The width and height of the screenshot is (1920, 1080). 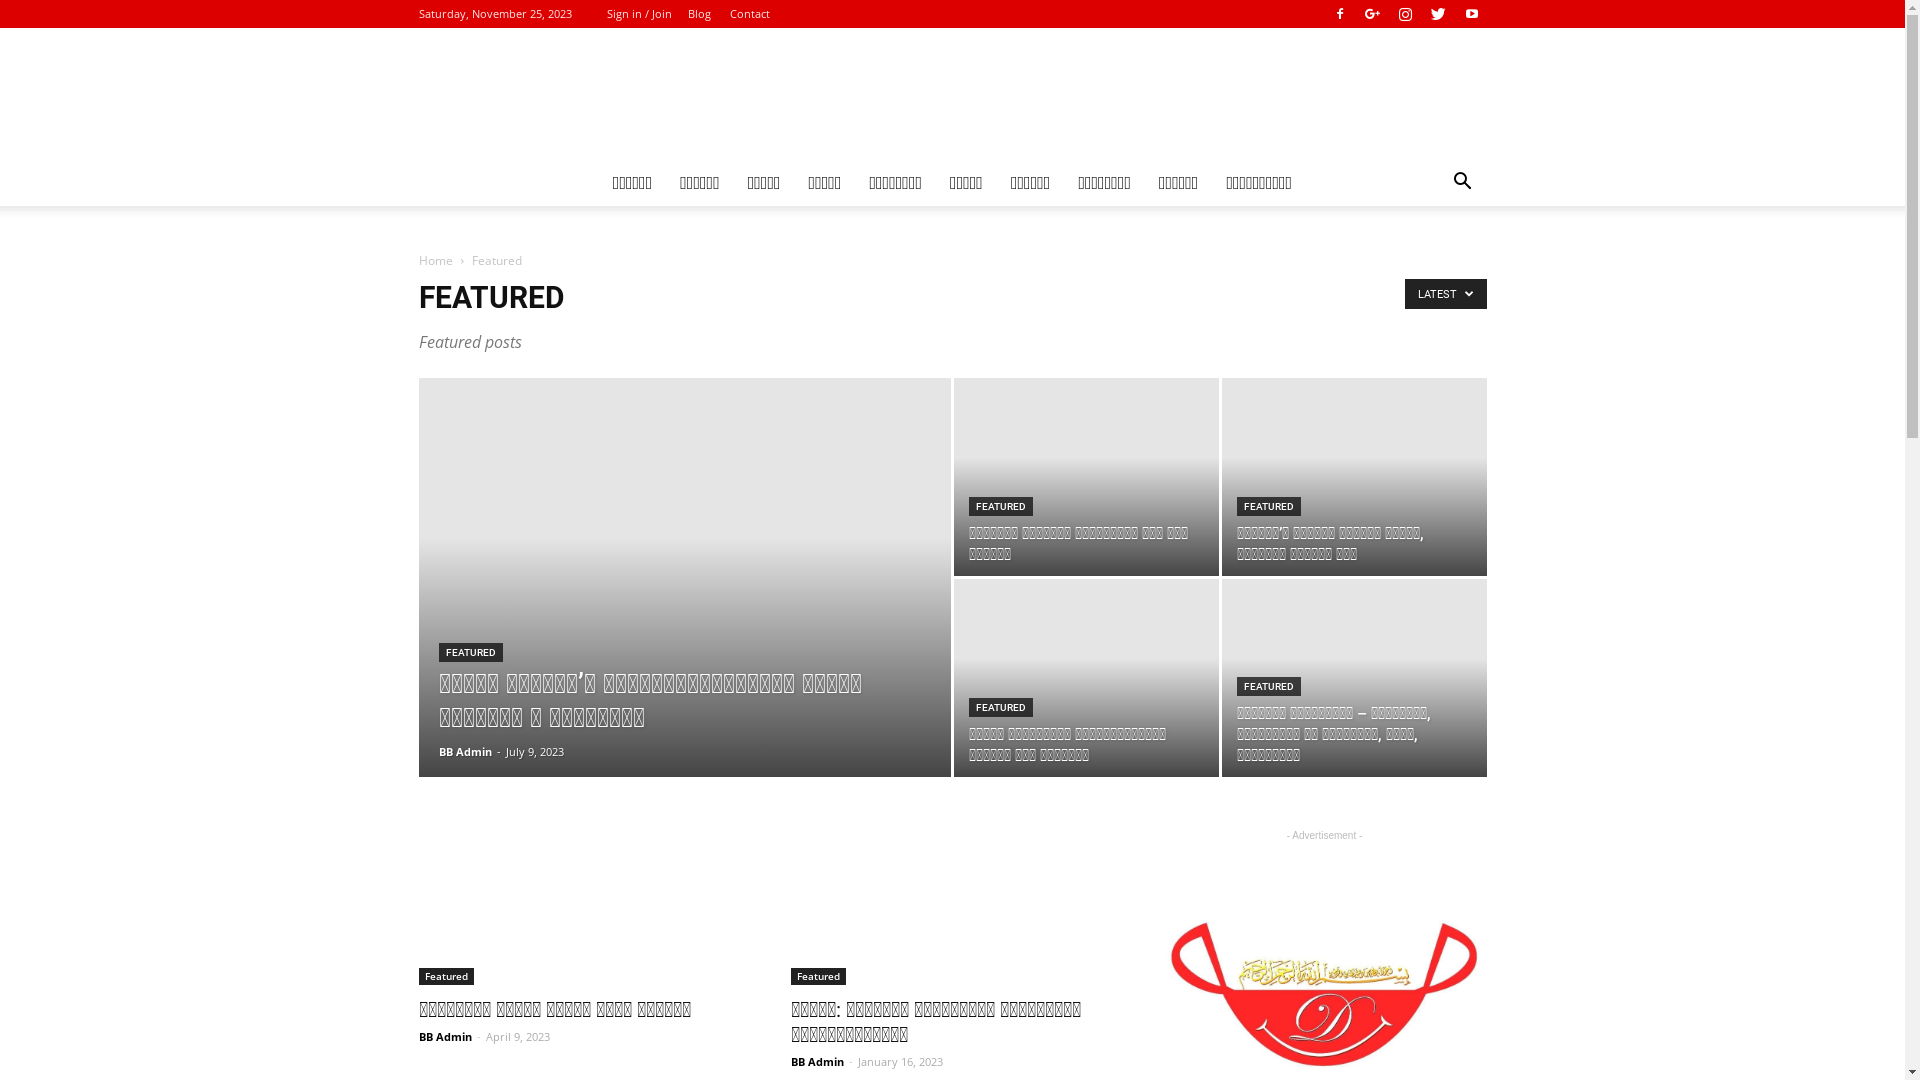 I want to click on 'Instagram', so click(x=1404, y=14).